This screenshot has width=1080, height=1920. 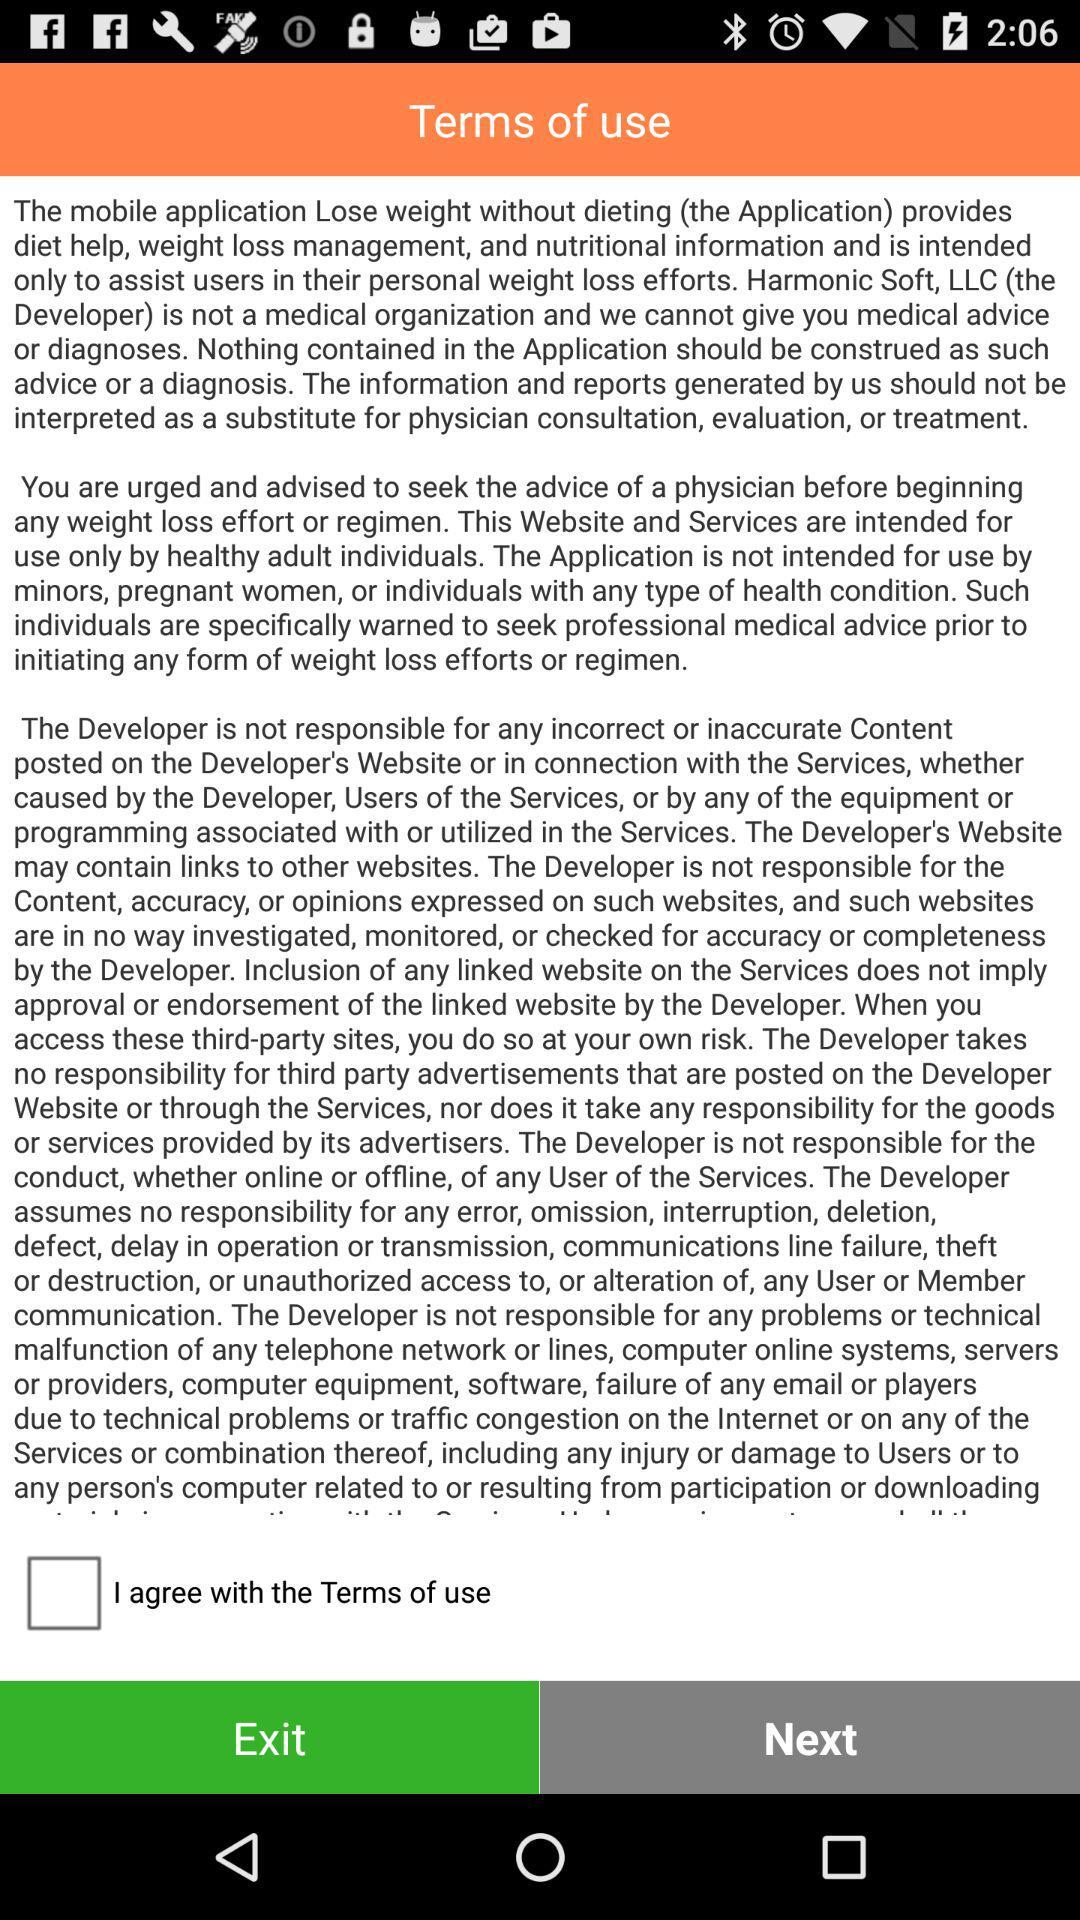 I want to click on button next to next, so click(x=268, y=1736).